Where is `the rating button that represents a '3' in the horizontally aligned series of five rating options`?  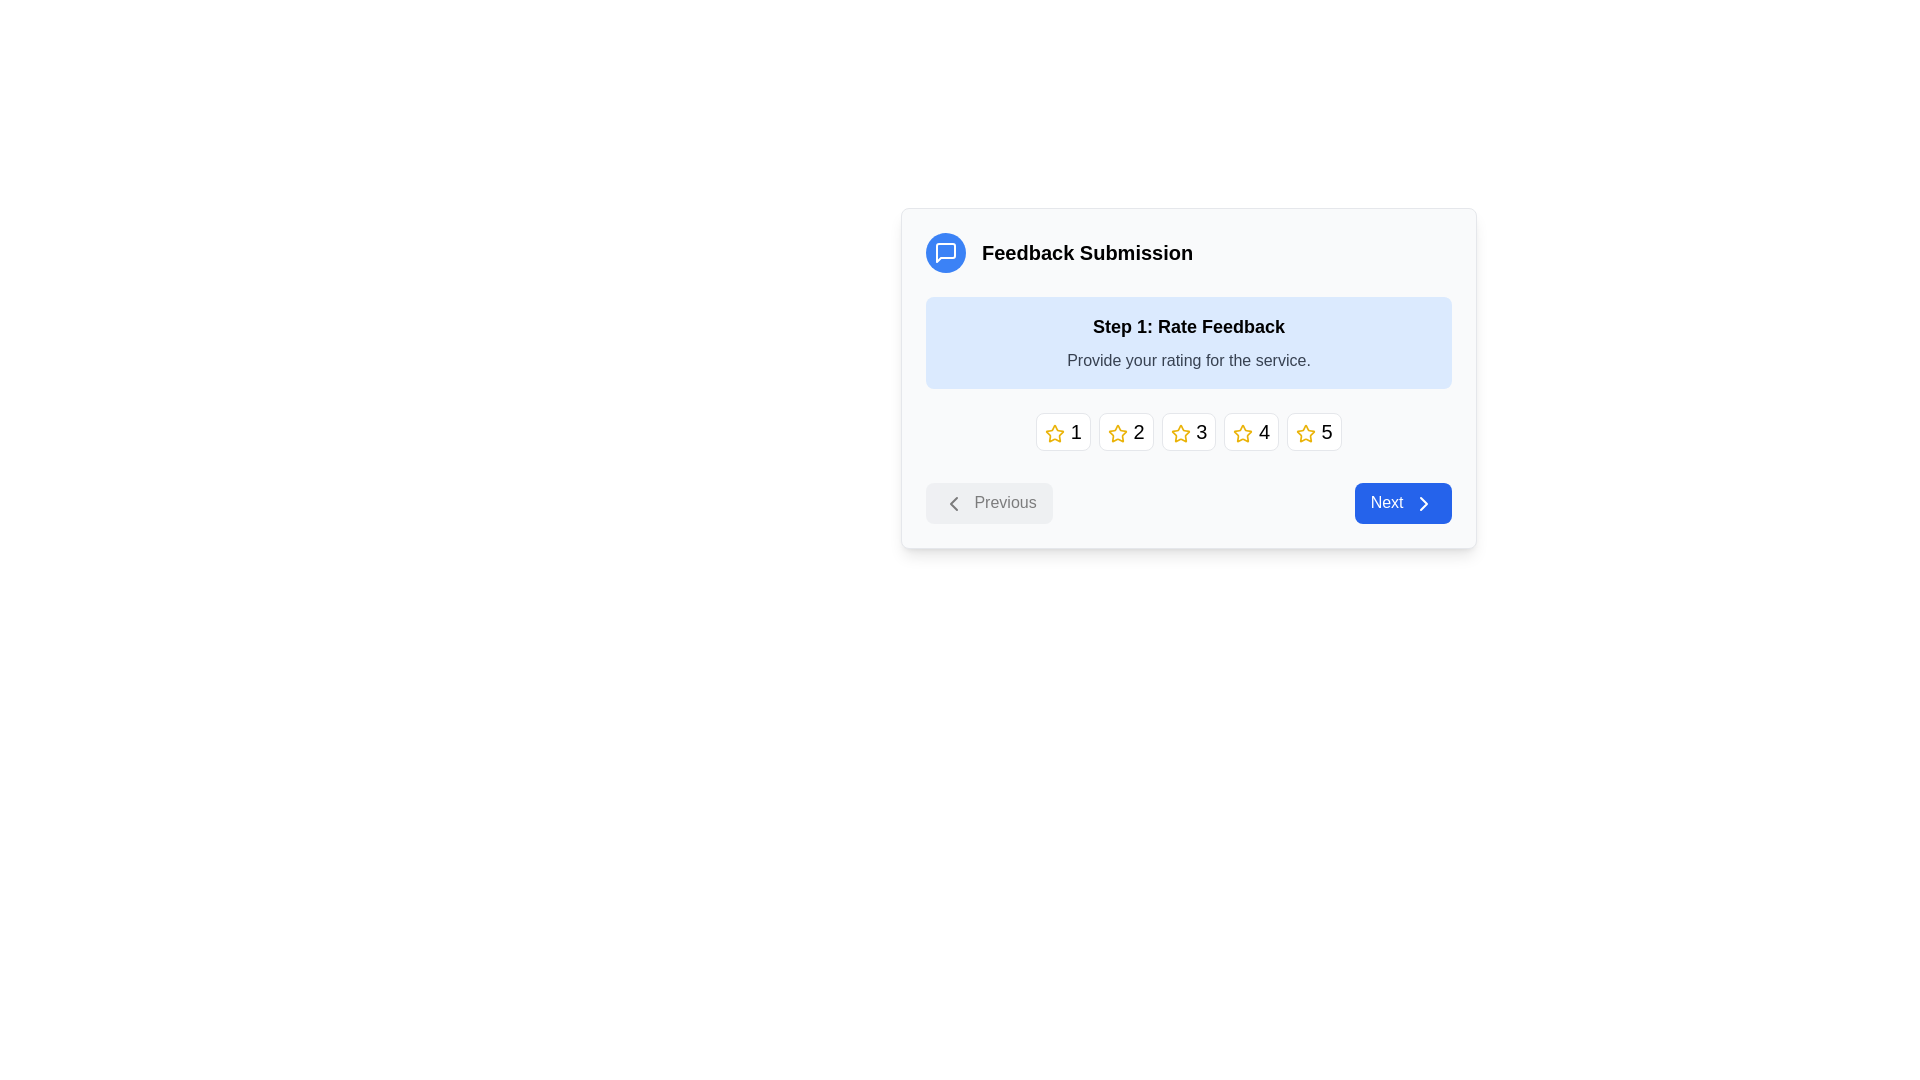
the rating button that represents a '3' in the horizontally aligned series of five rating options is located at coordinates (1189, 431).